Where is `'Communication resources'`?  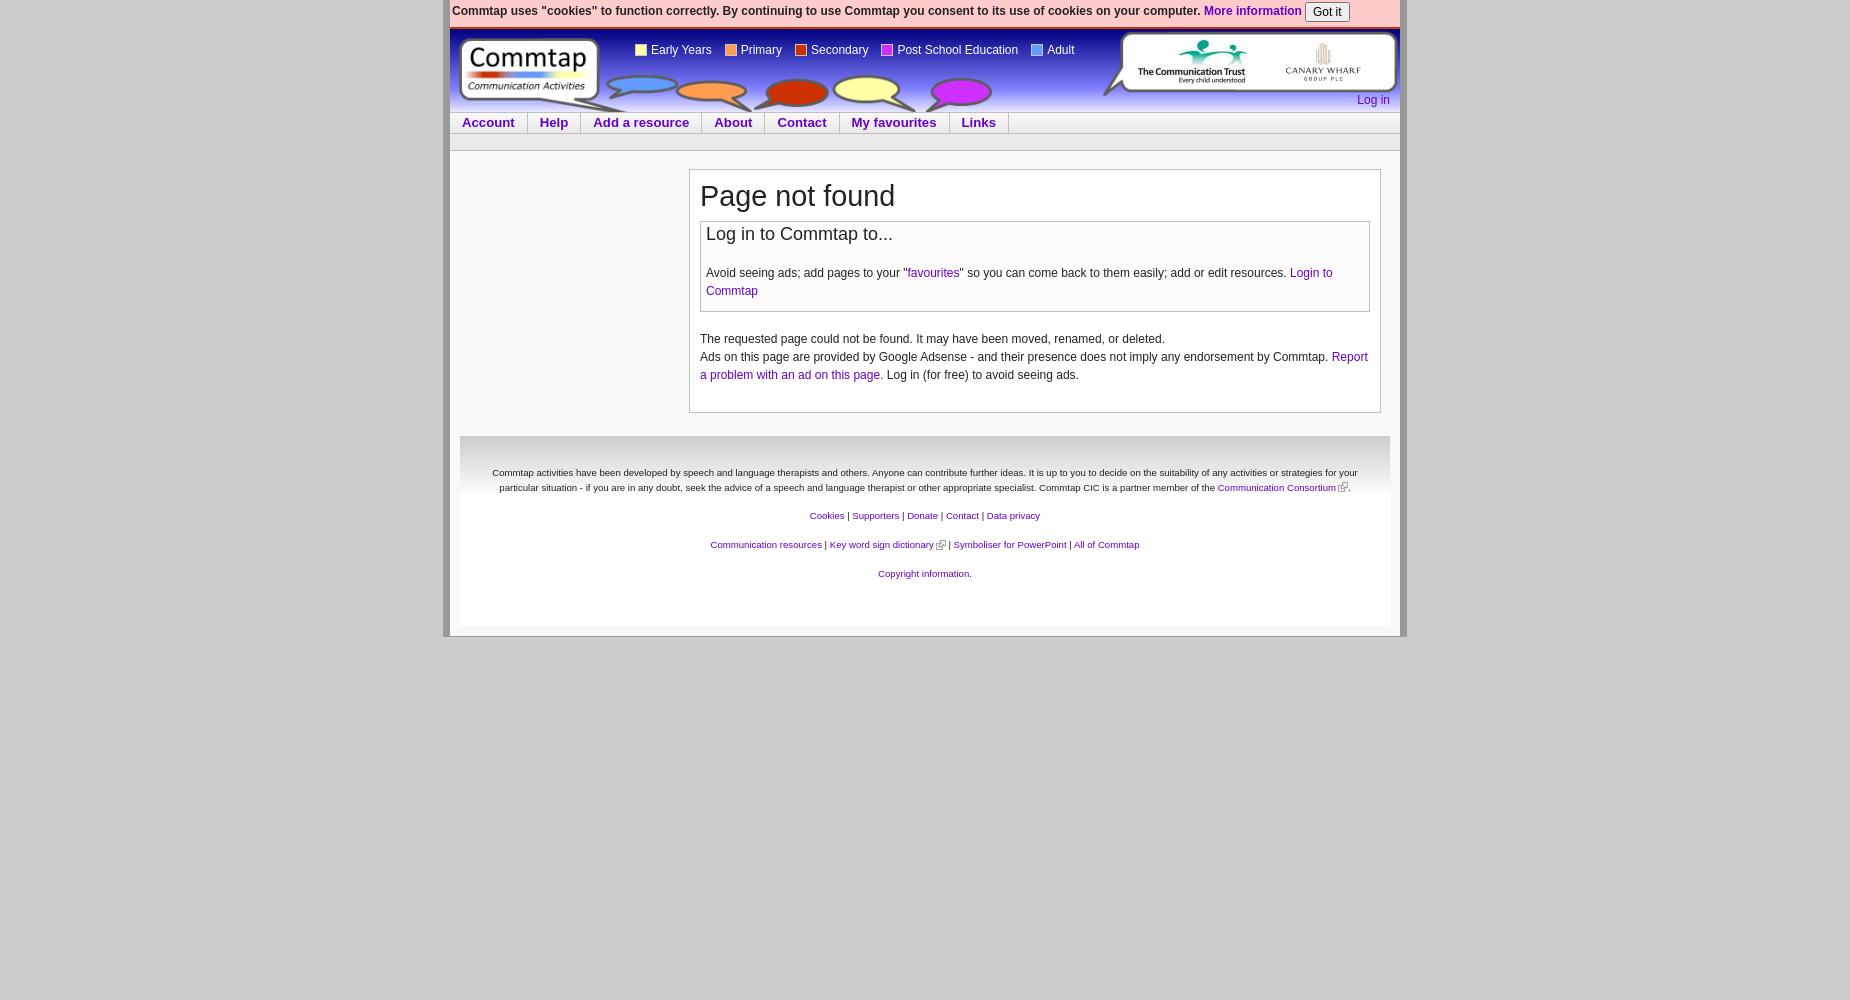
'Communication resources' is located at coordinates (765, 544).